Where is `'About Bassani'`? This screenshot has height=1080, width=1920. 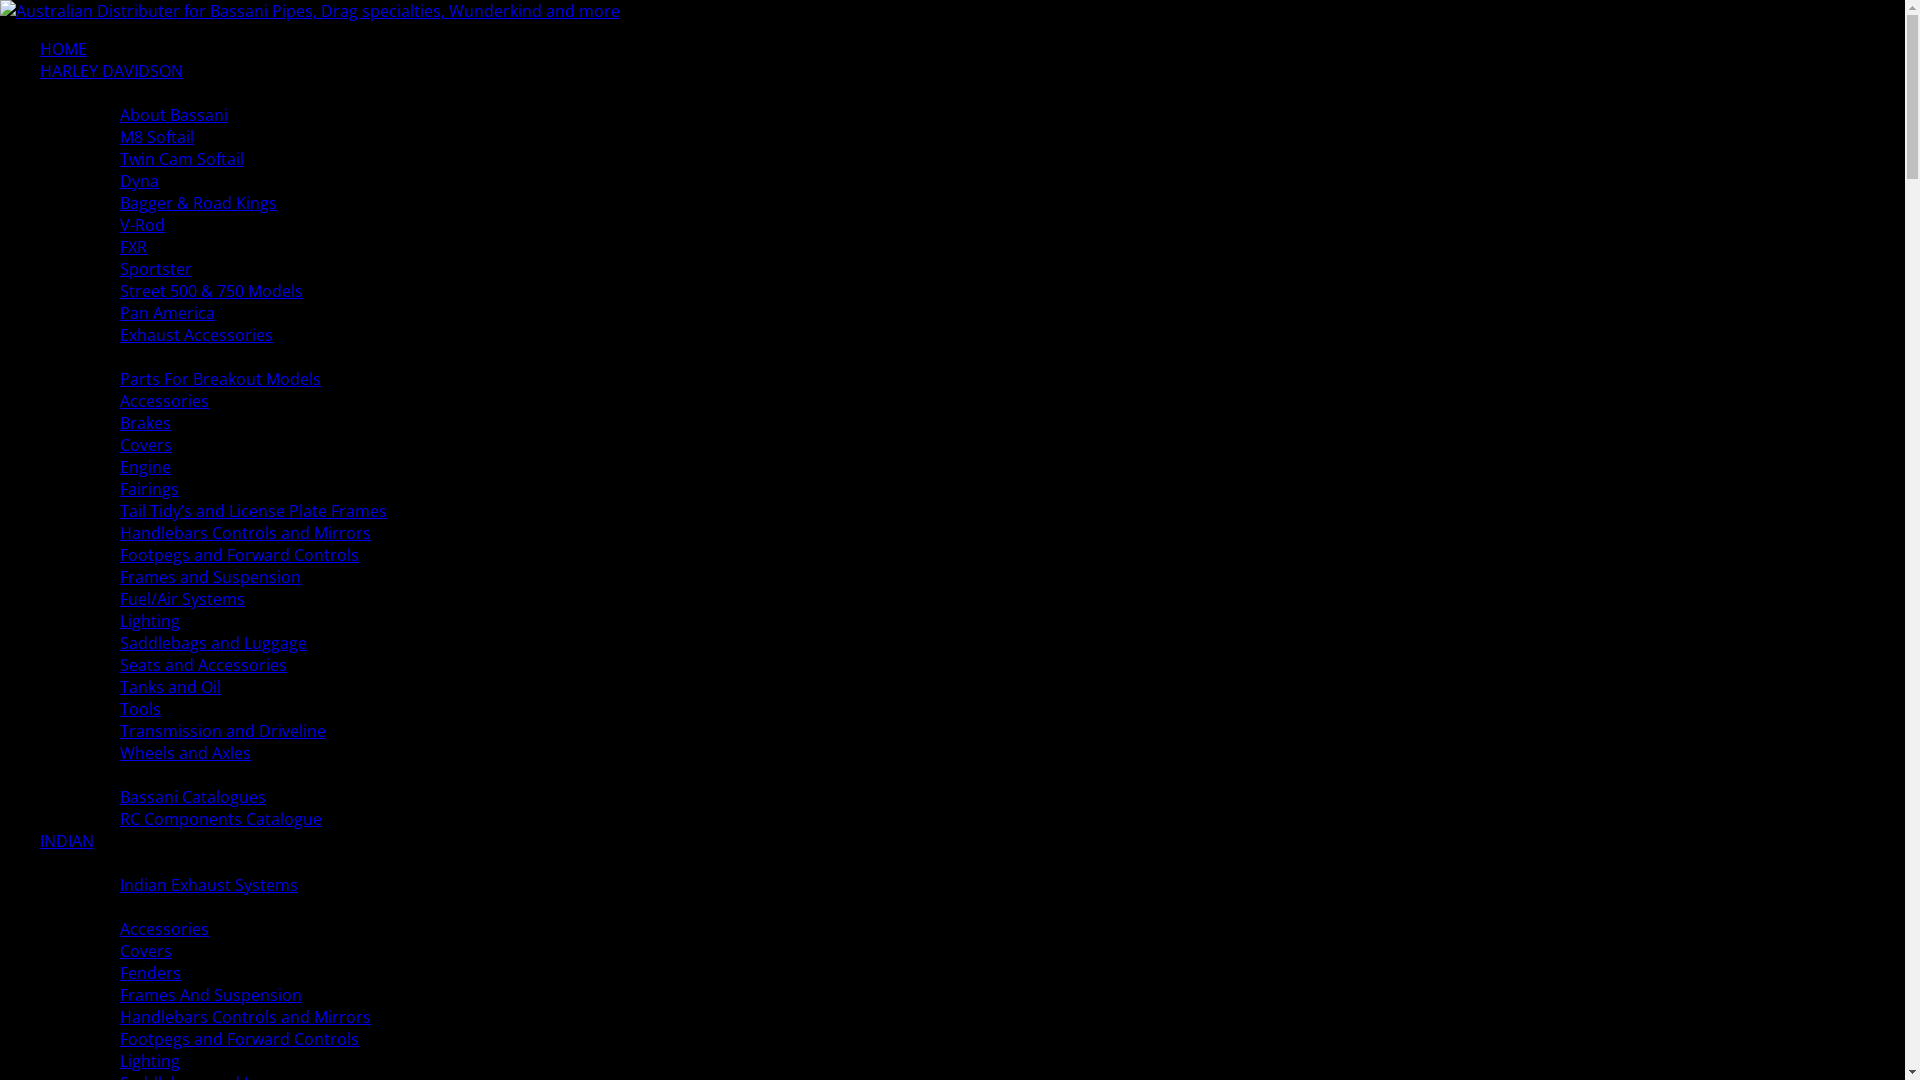
'About Bassani' is located at coordinates (173, 115).